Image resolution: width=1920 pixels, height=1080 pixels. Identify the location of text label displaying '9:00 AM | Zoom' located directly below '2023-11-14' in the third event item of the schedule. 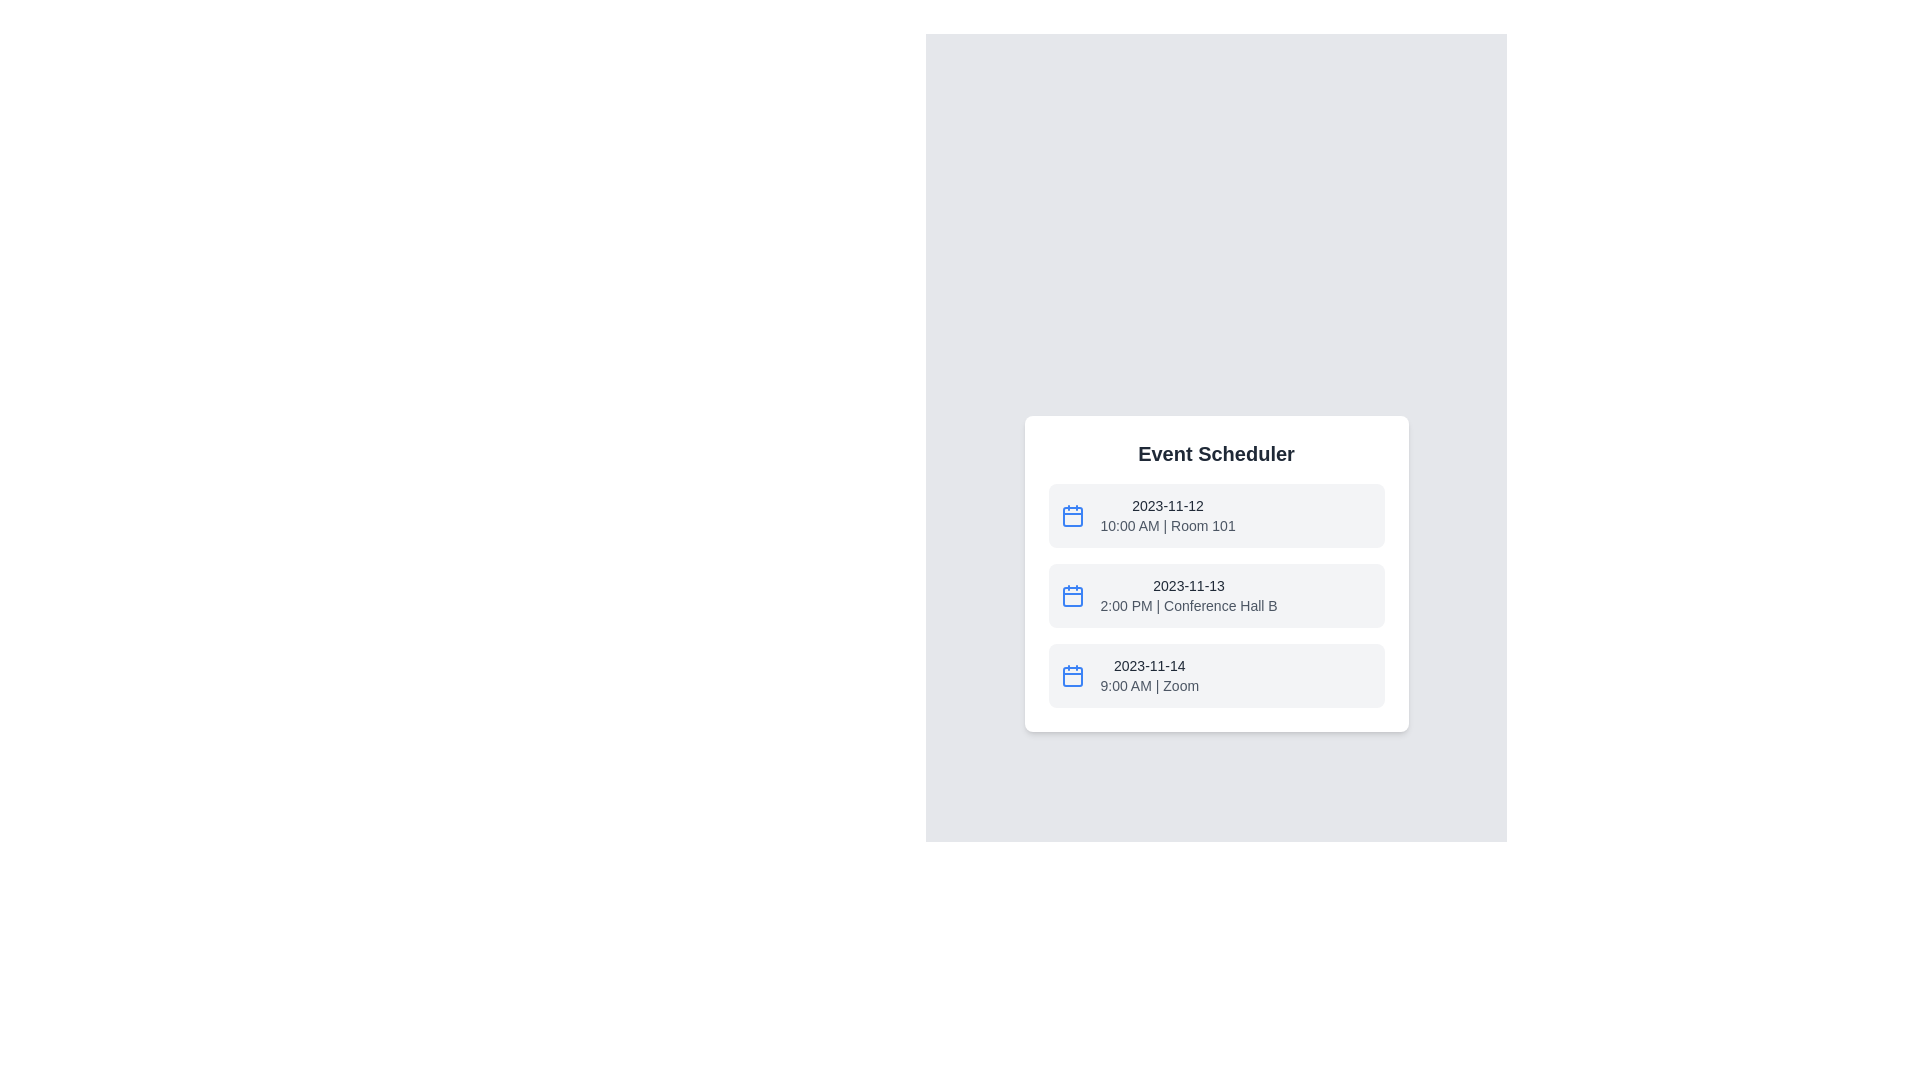
(1149, 685).